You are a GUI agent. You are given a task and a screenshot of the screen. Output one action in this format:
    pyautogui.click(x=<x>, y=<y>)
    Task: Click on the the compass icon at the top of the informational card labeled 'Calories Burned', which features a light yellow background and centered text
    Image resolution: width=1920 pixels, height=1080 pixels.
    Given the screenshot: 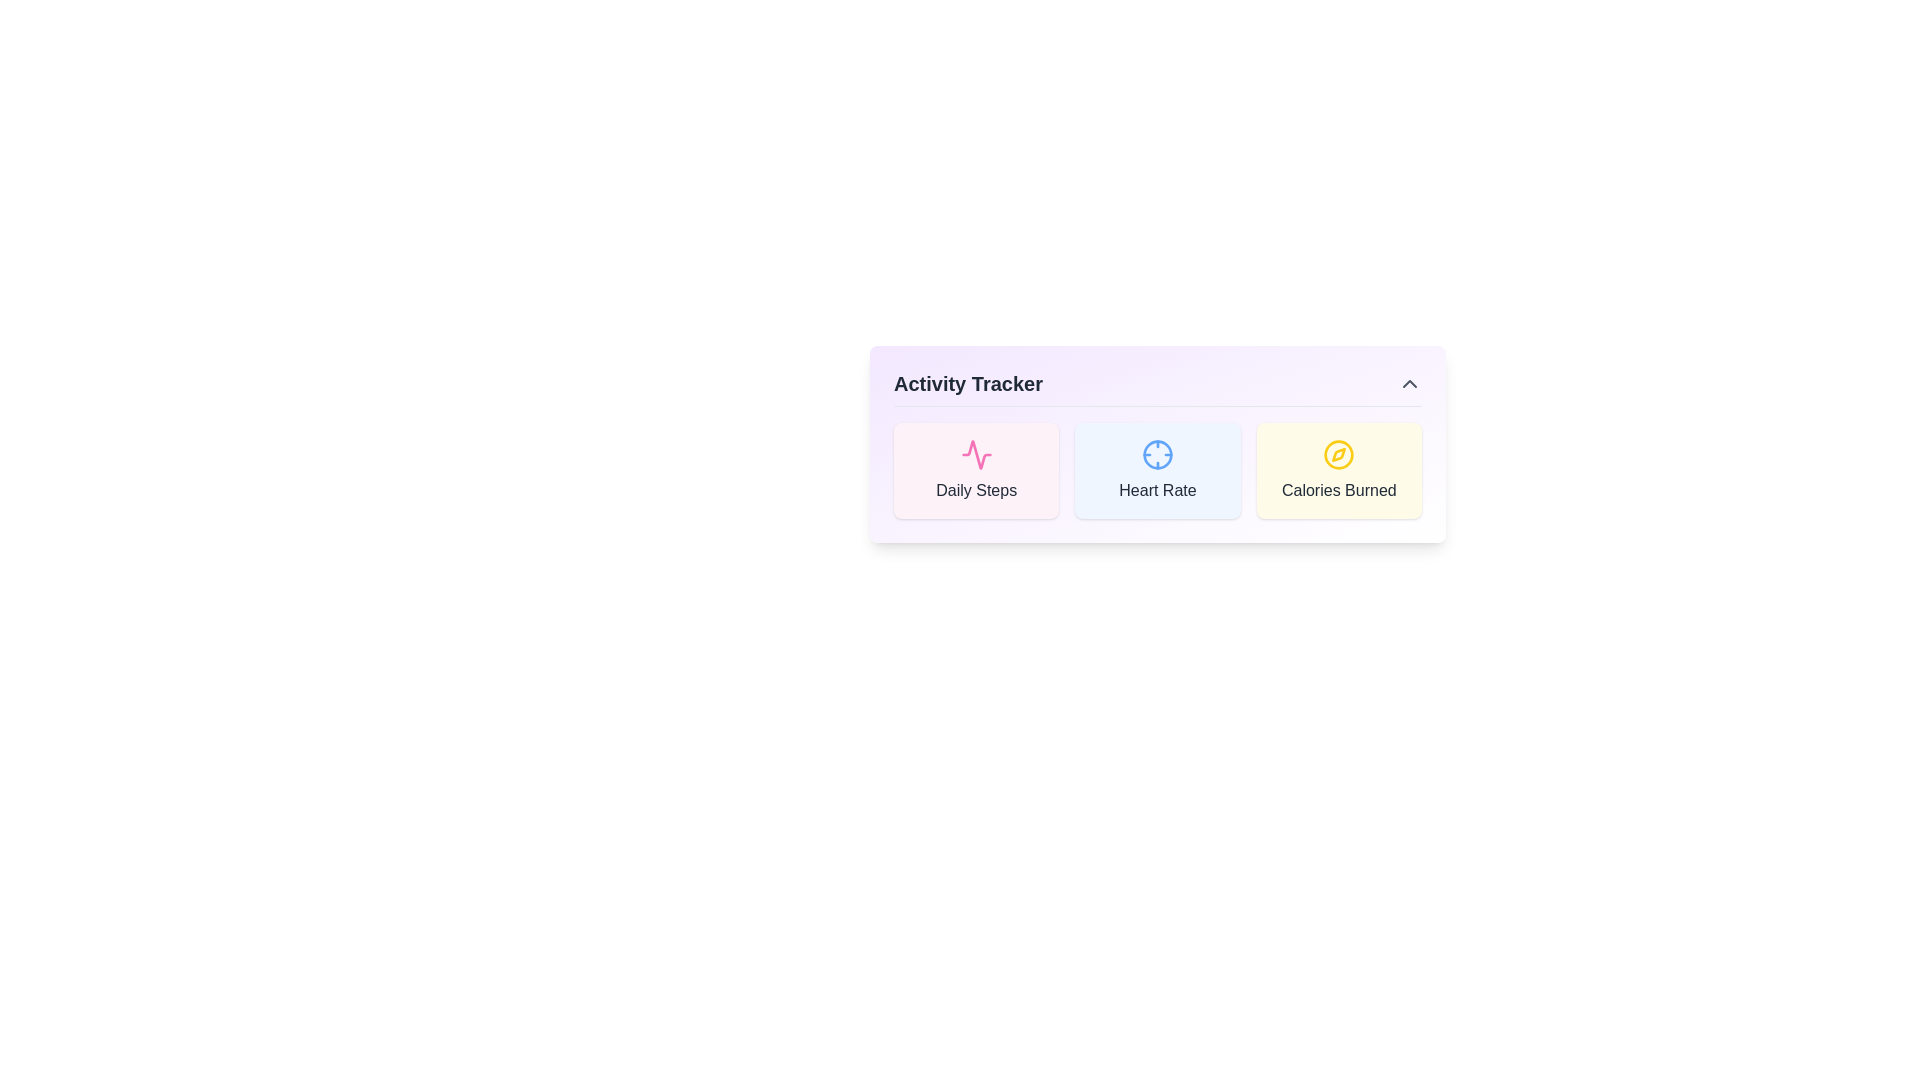 What is the action you would take?
    pyautogui.click(x=1339, y=470)
    